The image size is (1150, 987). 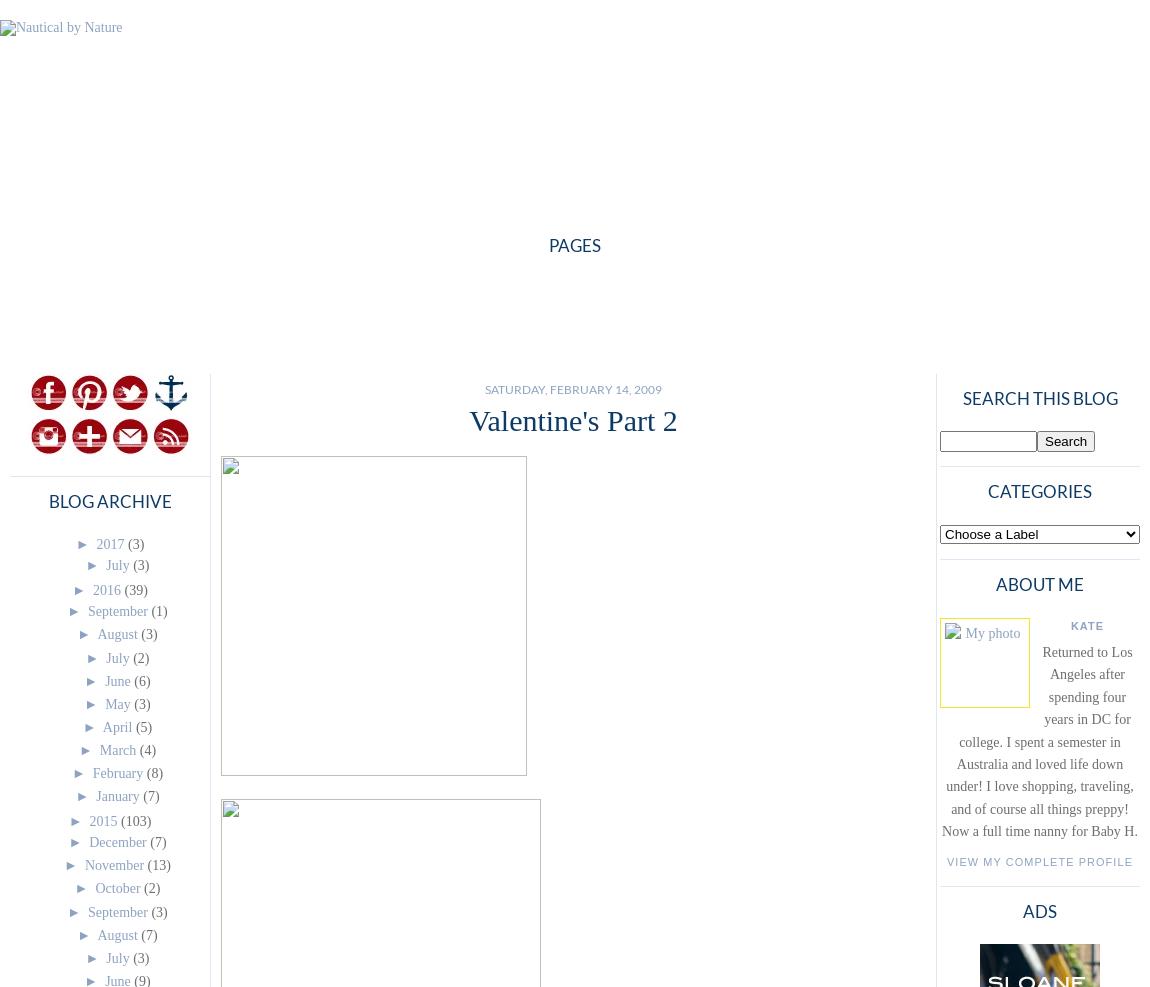 What do you see at coordinates (1086, 623) in the screenshot?
I see `'Kate'` at bounding box center [1086, 623].